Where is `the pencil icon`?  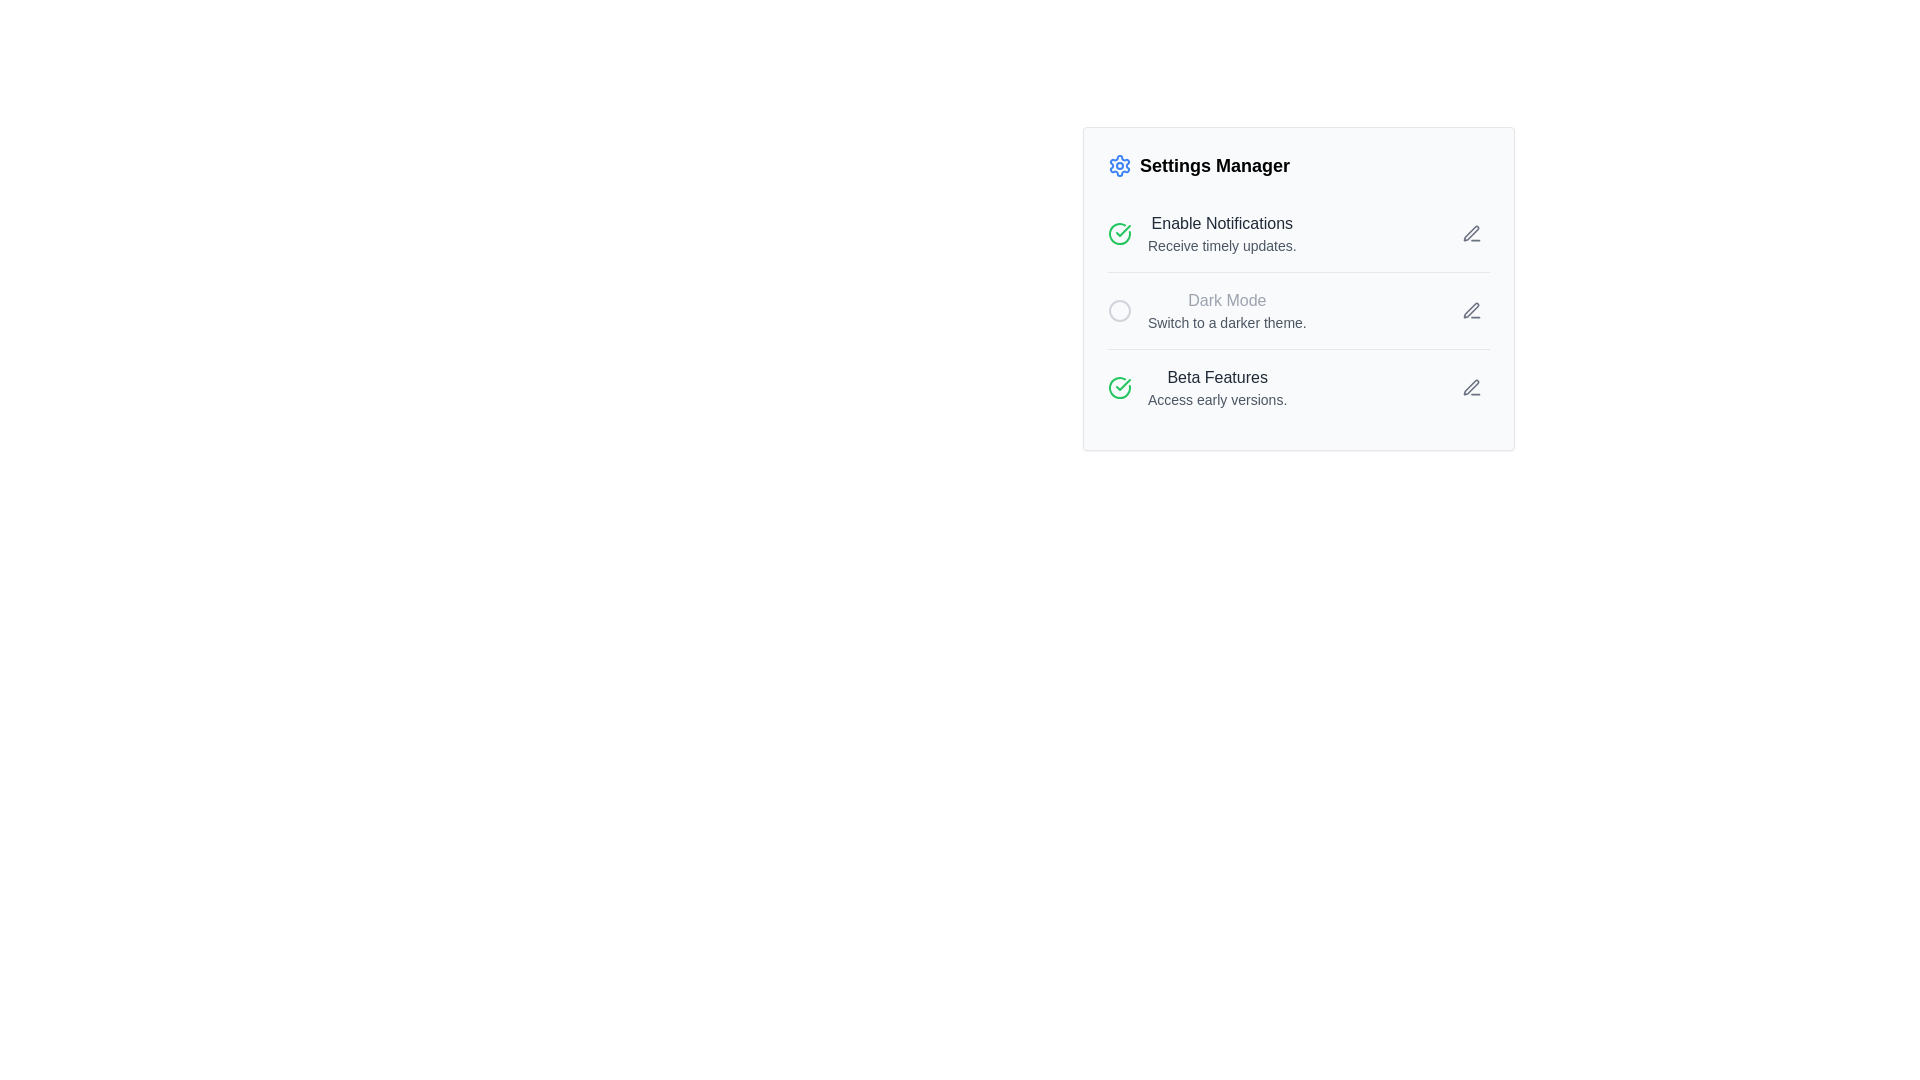
the pencil icon is located at coordinates (1299, 310).